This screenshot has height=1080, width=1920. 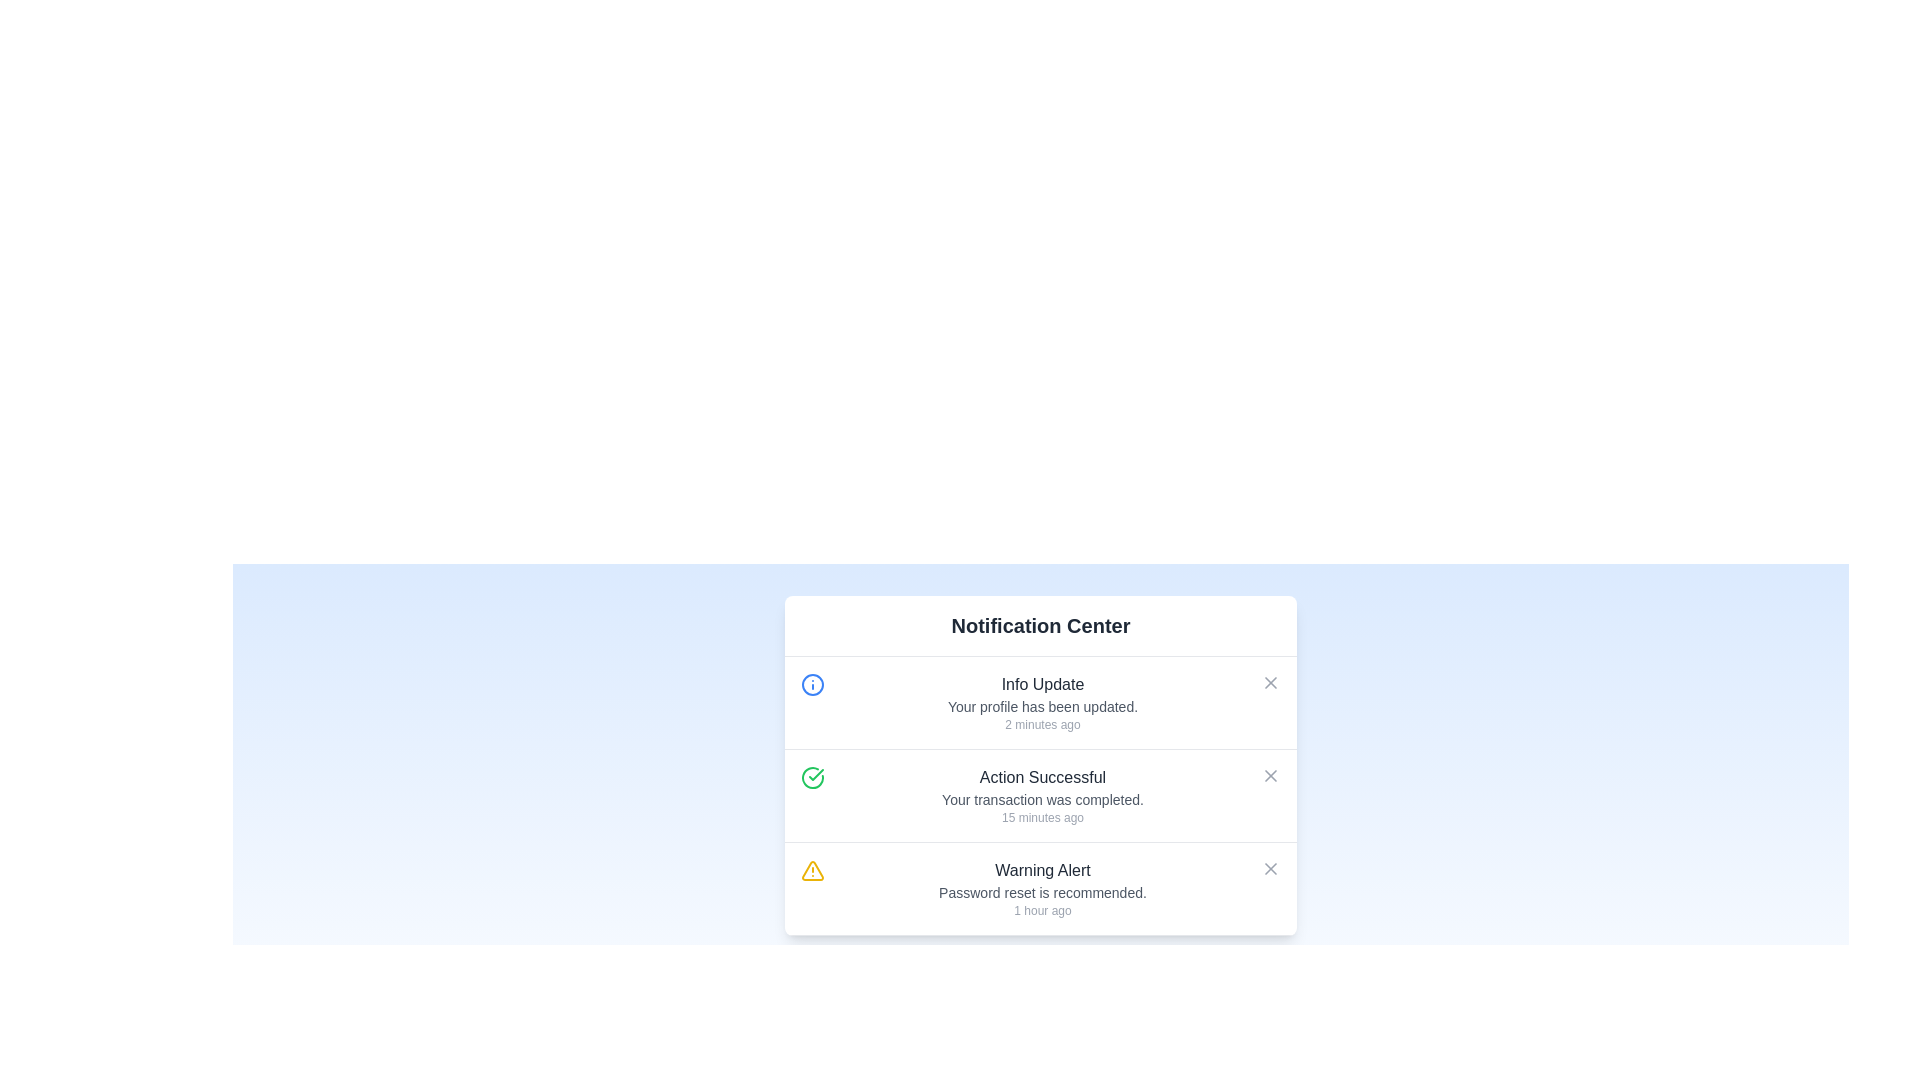 What do you see at coordinates (1270, 867) in the screenshot?
I see `the Icon button at the bottom-right corner of the third notification card labeled 'Warning Alert' to change the icon color` at bounding box center [1270, 867].